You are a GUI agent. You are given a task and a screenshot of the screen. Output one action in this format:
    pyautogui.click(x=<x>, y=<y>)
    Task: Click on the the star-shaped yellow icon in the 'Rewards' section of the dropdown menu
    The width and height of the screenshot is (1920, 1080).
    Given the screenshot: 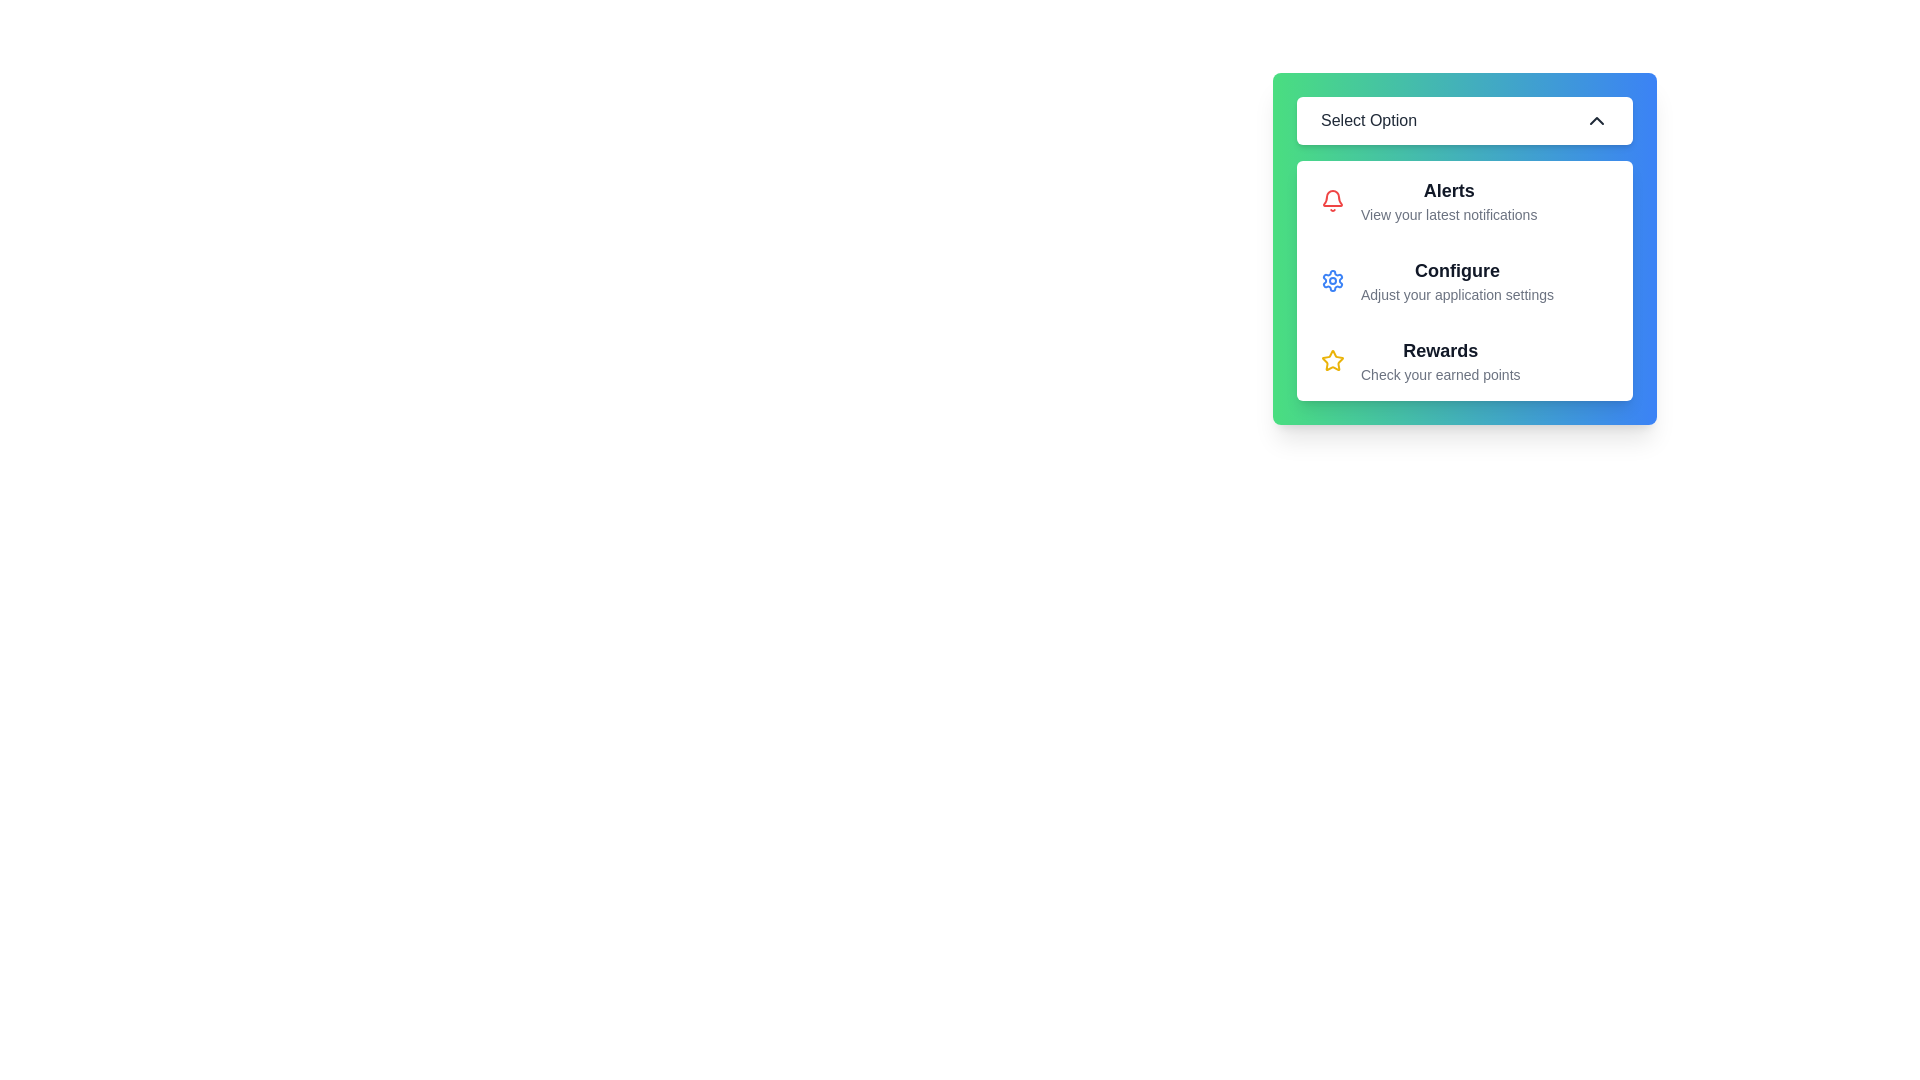 What is the action you would take?
    pyautogui.click(x=1333, y=360)
    